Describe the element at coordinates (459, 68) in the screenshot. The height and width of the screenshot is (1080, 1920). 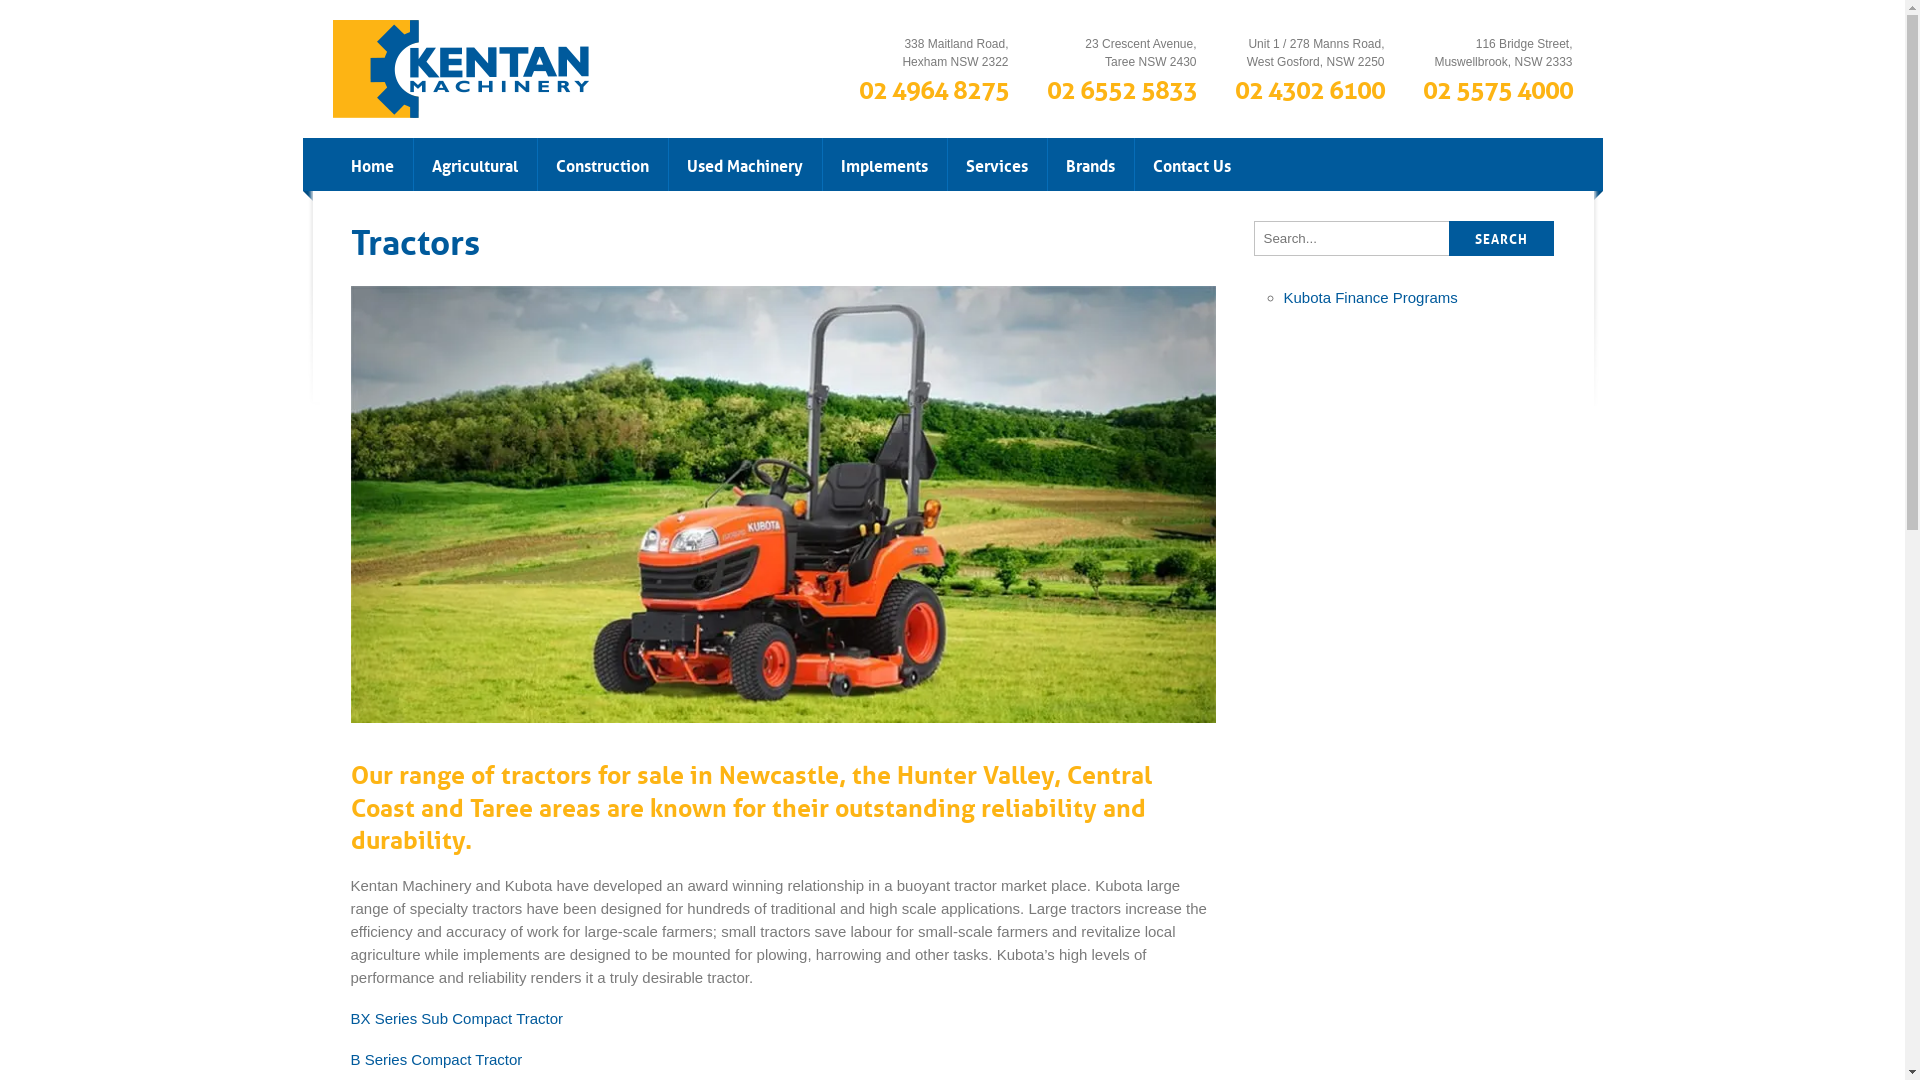
I see `'Kentan Machinery'` at that location.